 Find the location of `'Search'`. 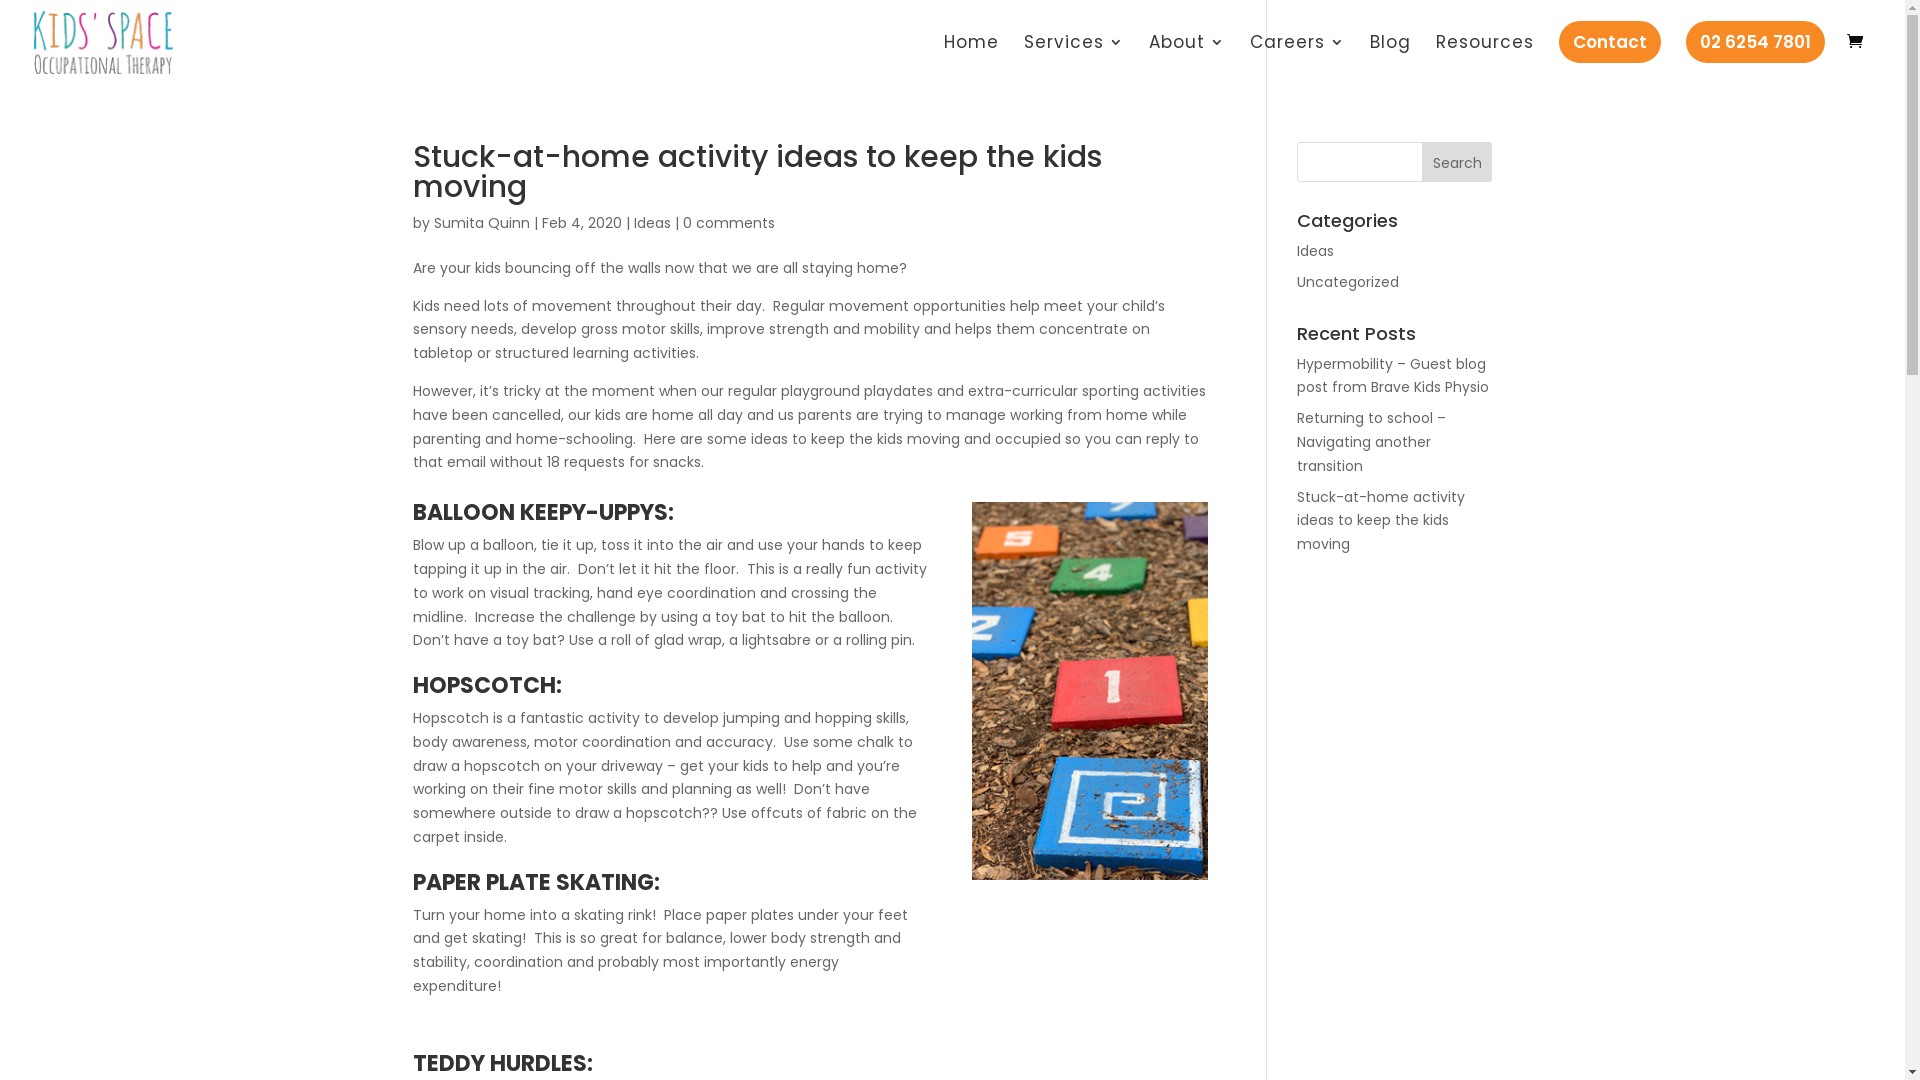

'Search' is located at coordinates (1457, 161).